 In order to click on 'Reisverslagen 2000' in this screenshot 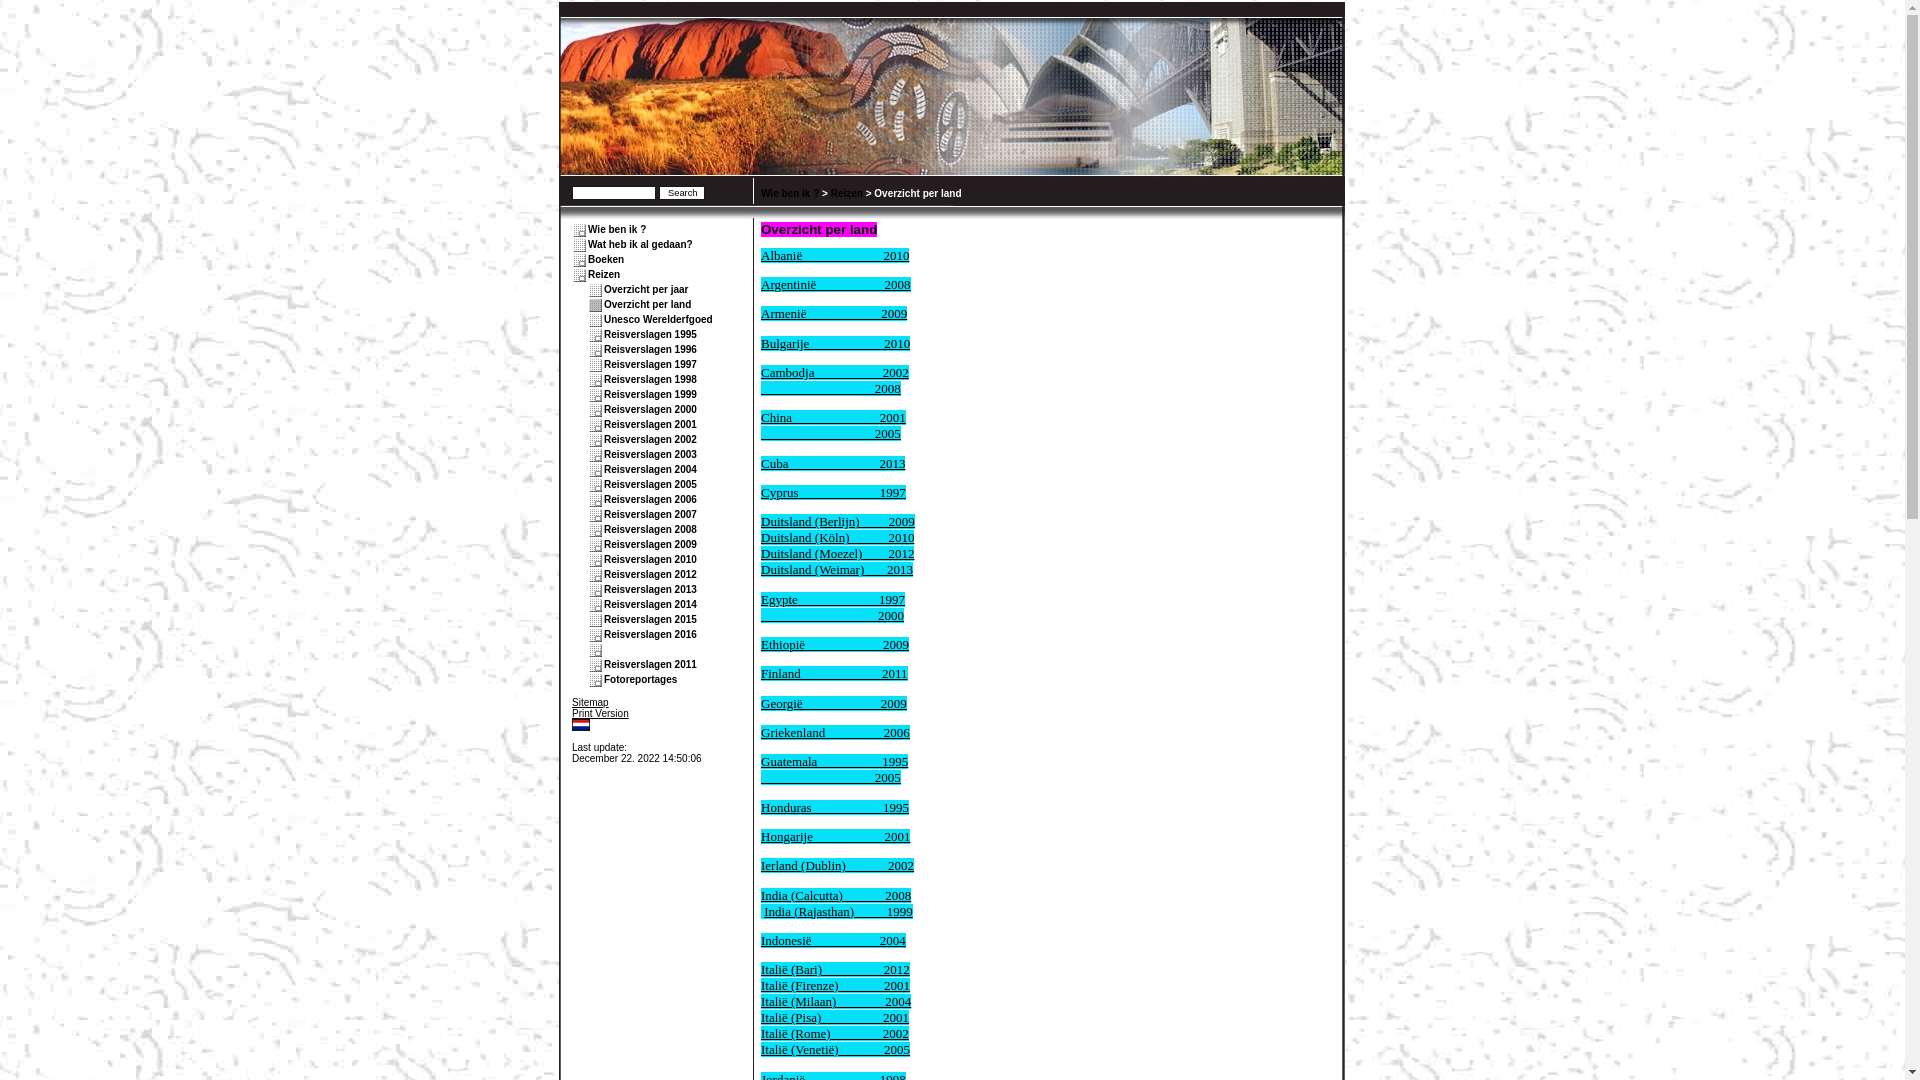, I will do `click(650, 408)`.